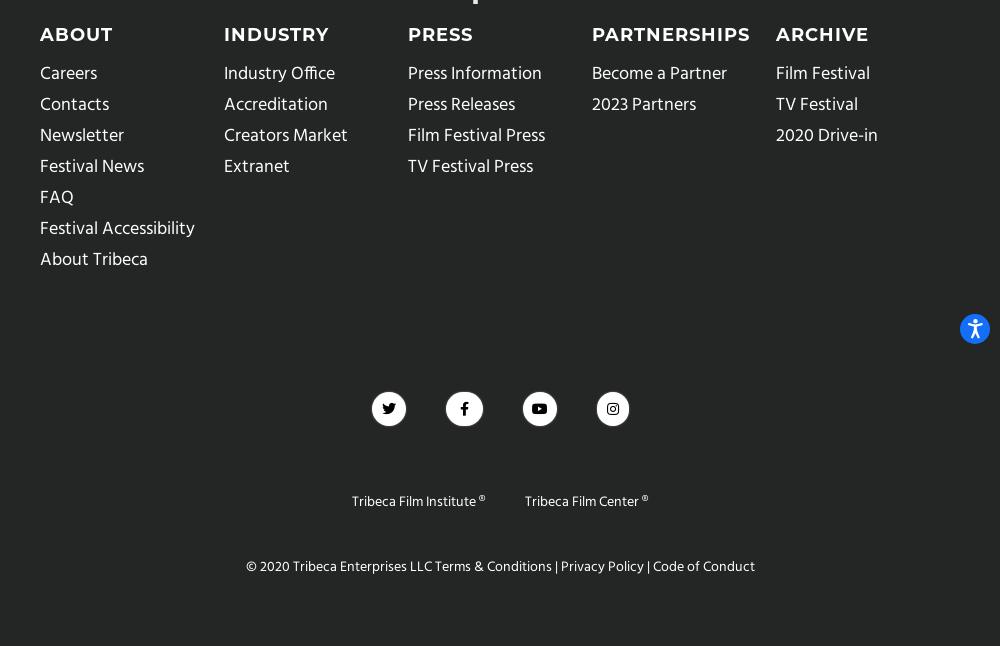 The height and width of the screenshot is (646, 1000). I want to click on 'About Tribeca', so click(93, 258).